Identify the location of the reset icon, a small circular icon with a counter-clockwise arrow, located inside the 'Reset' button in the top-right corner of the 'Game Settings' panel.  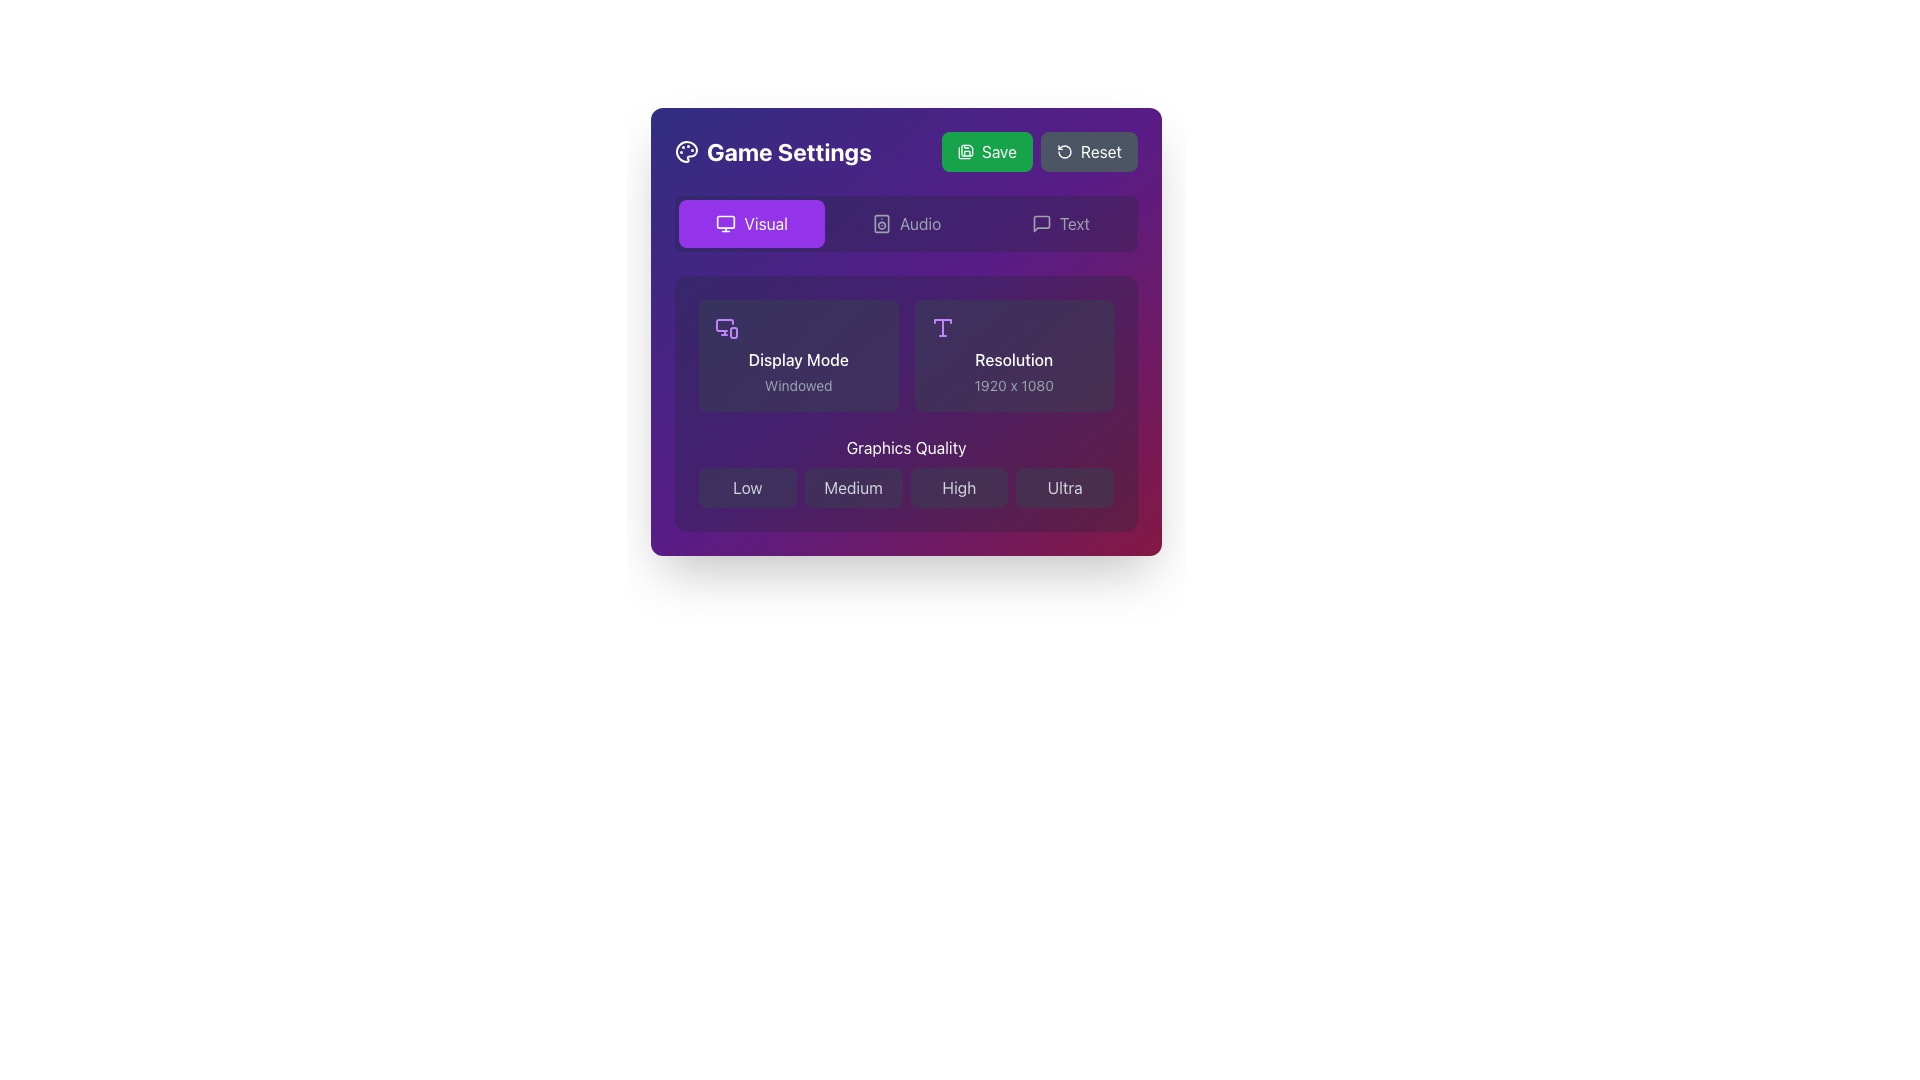
(1063, 150).